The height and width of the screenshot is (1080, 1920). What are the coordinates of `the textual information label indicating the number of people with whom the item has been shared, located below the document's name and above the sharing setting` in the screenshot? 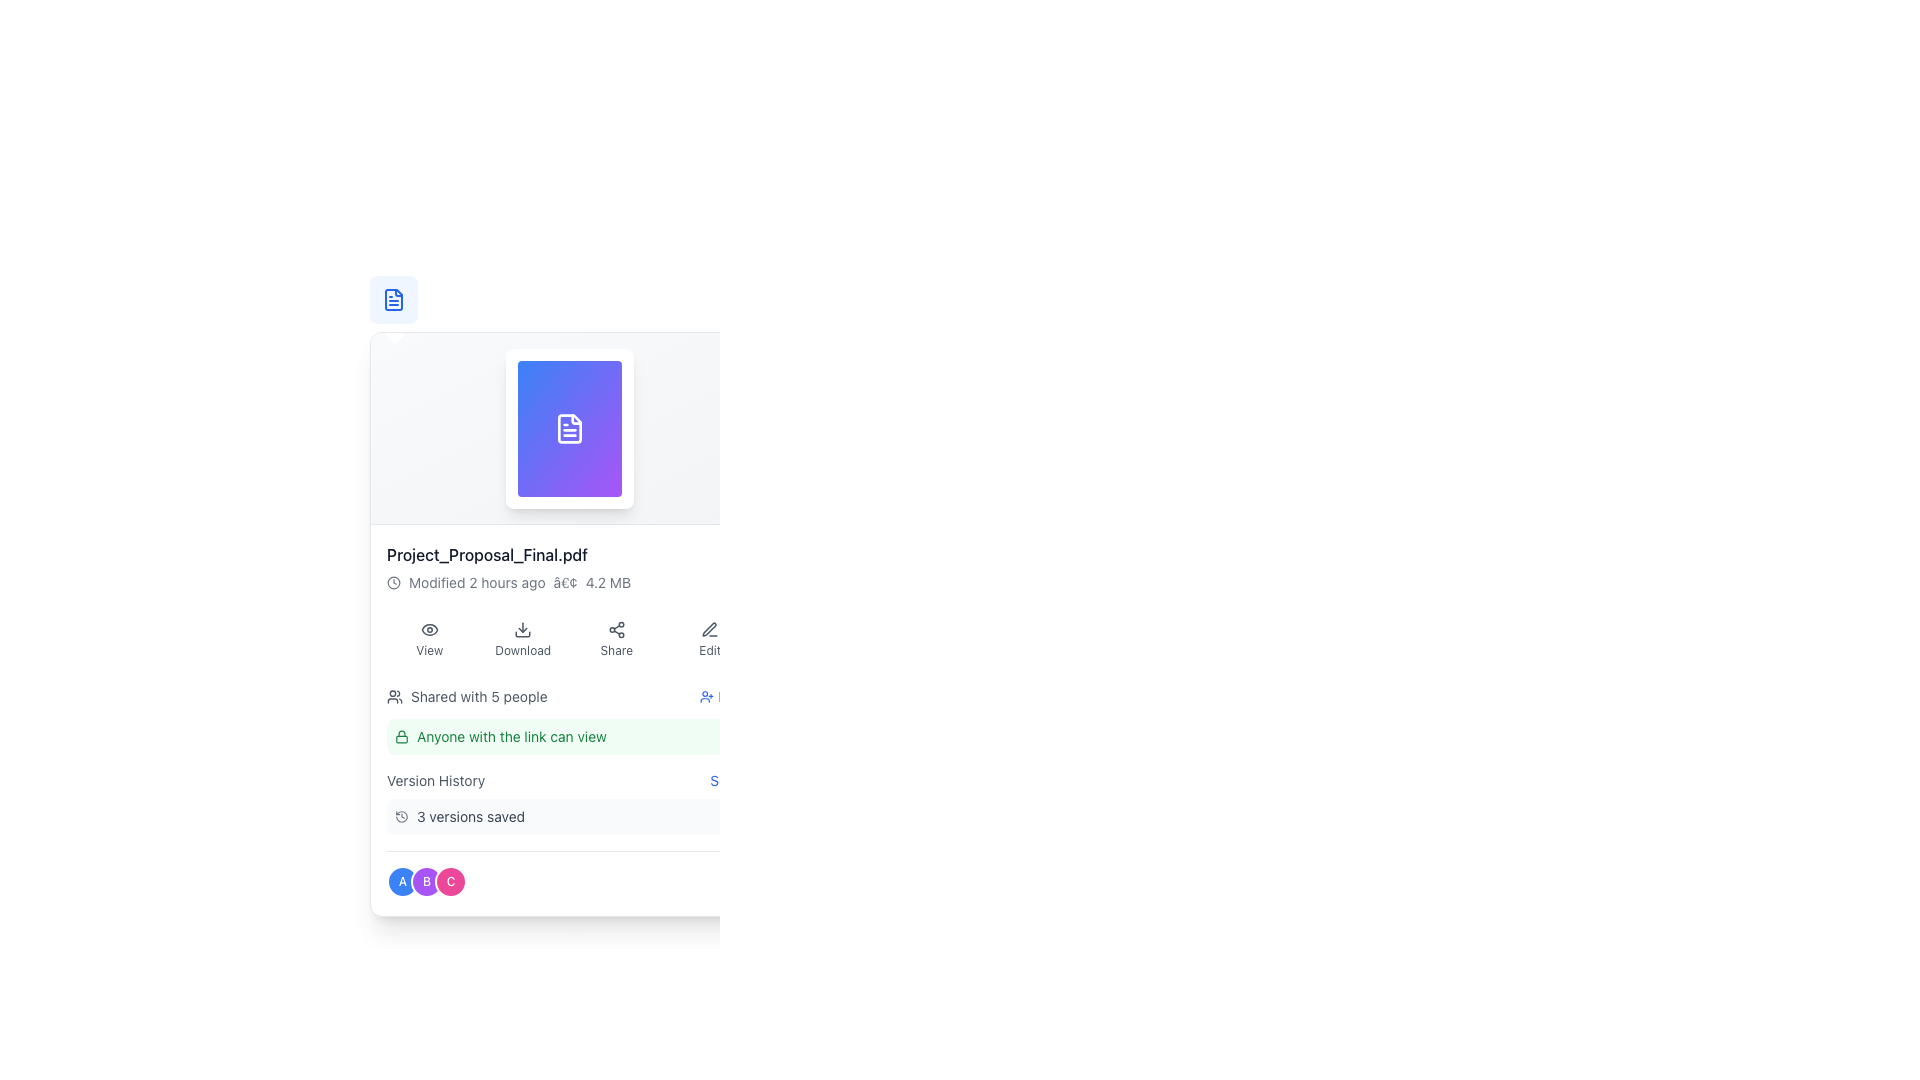 It's located at (466, 696).